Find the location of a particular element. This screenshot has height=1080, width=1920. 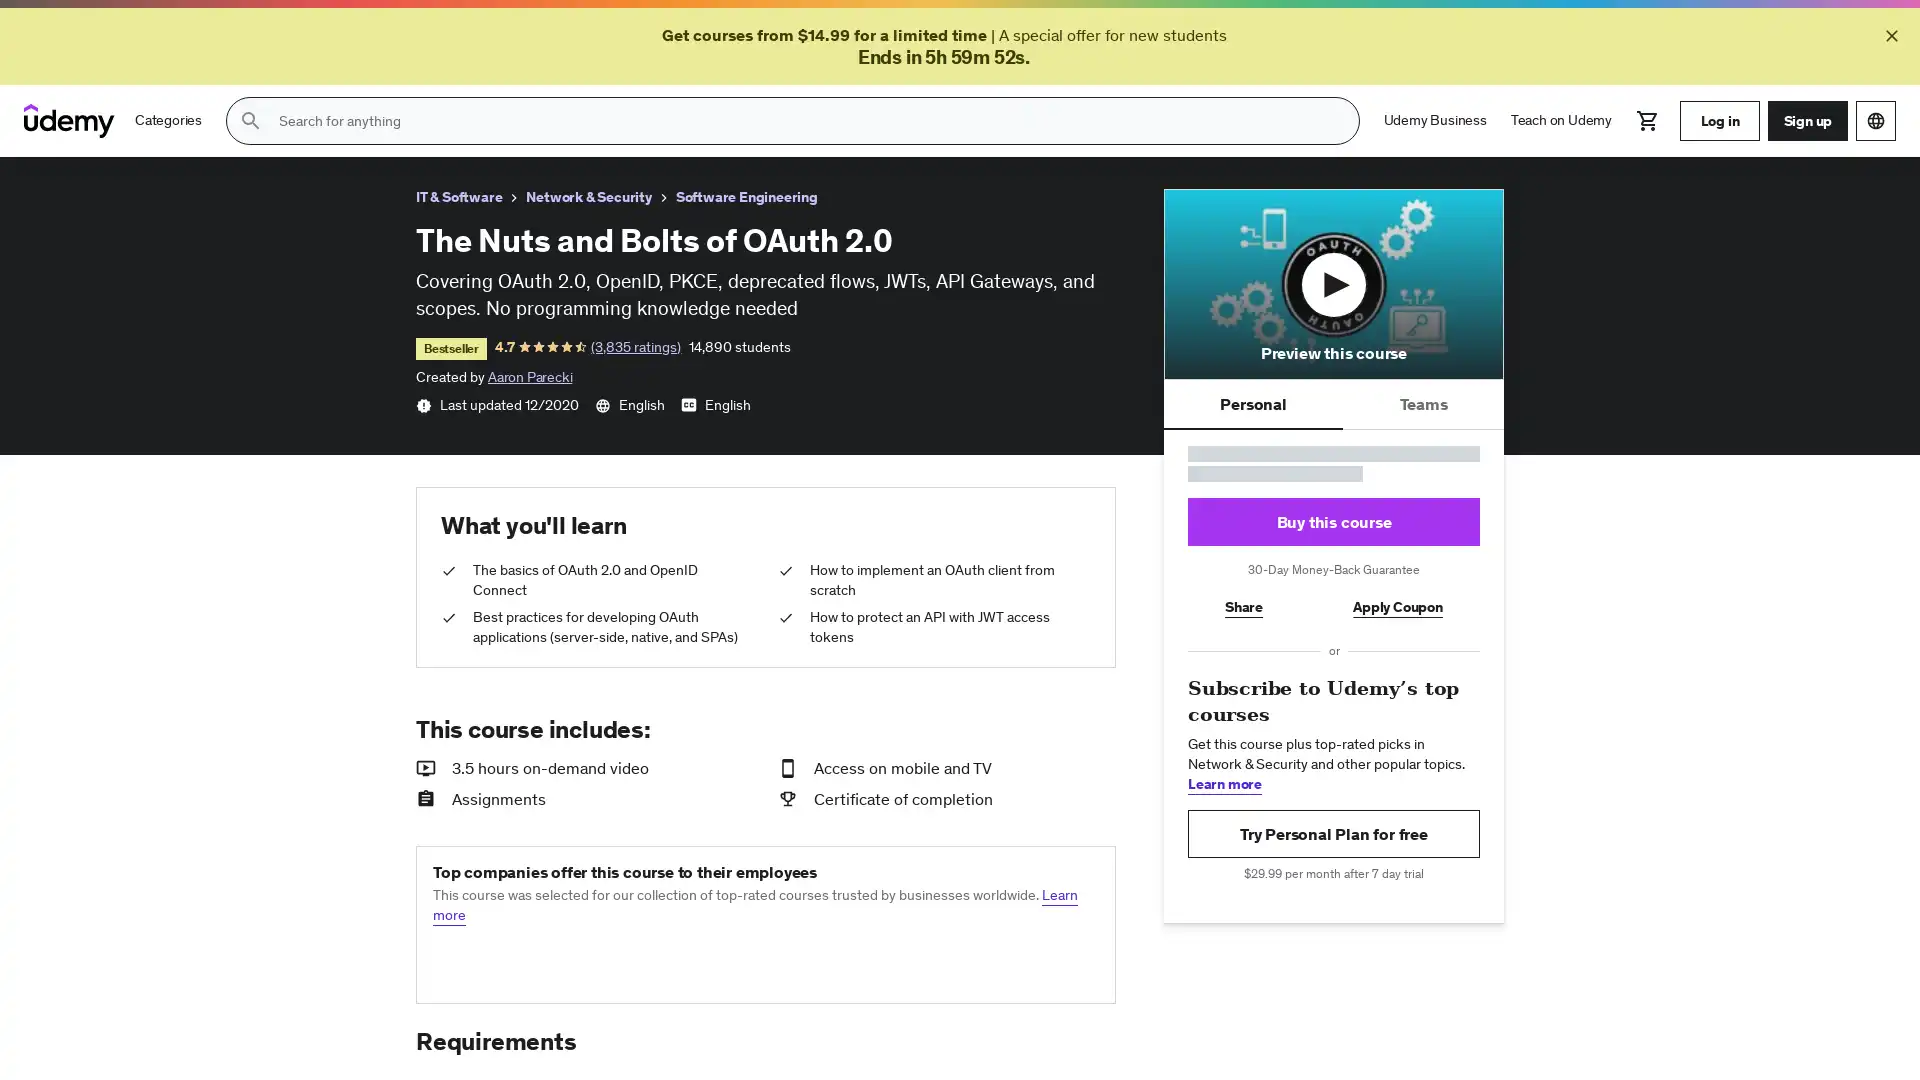

Apply Coupon is located at coordinates (1396, 605).